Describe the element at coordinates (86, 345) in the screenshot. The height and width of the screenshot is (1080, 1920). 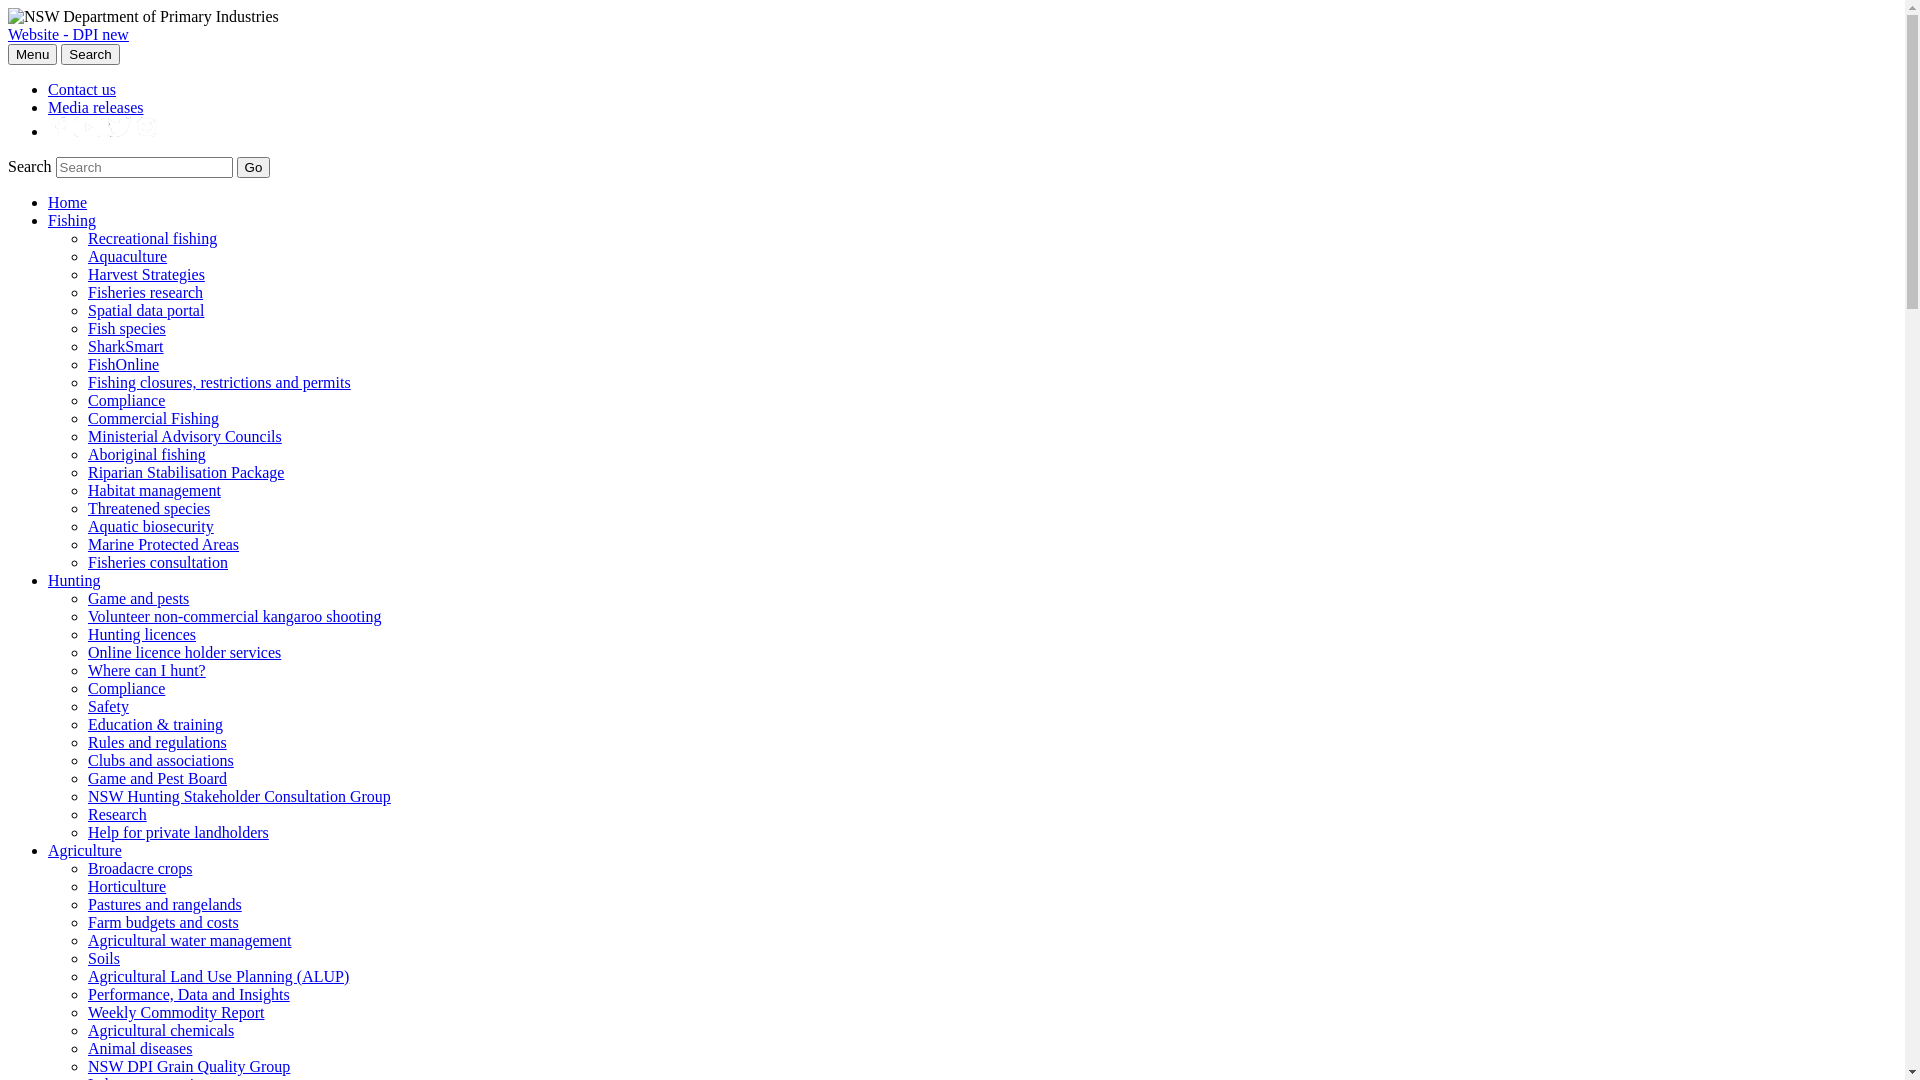
I see `'SharkSmart'` at that location.